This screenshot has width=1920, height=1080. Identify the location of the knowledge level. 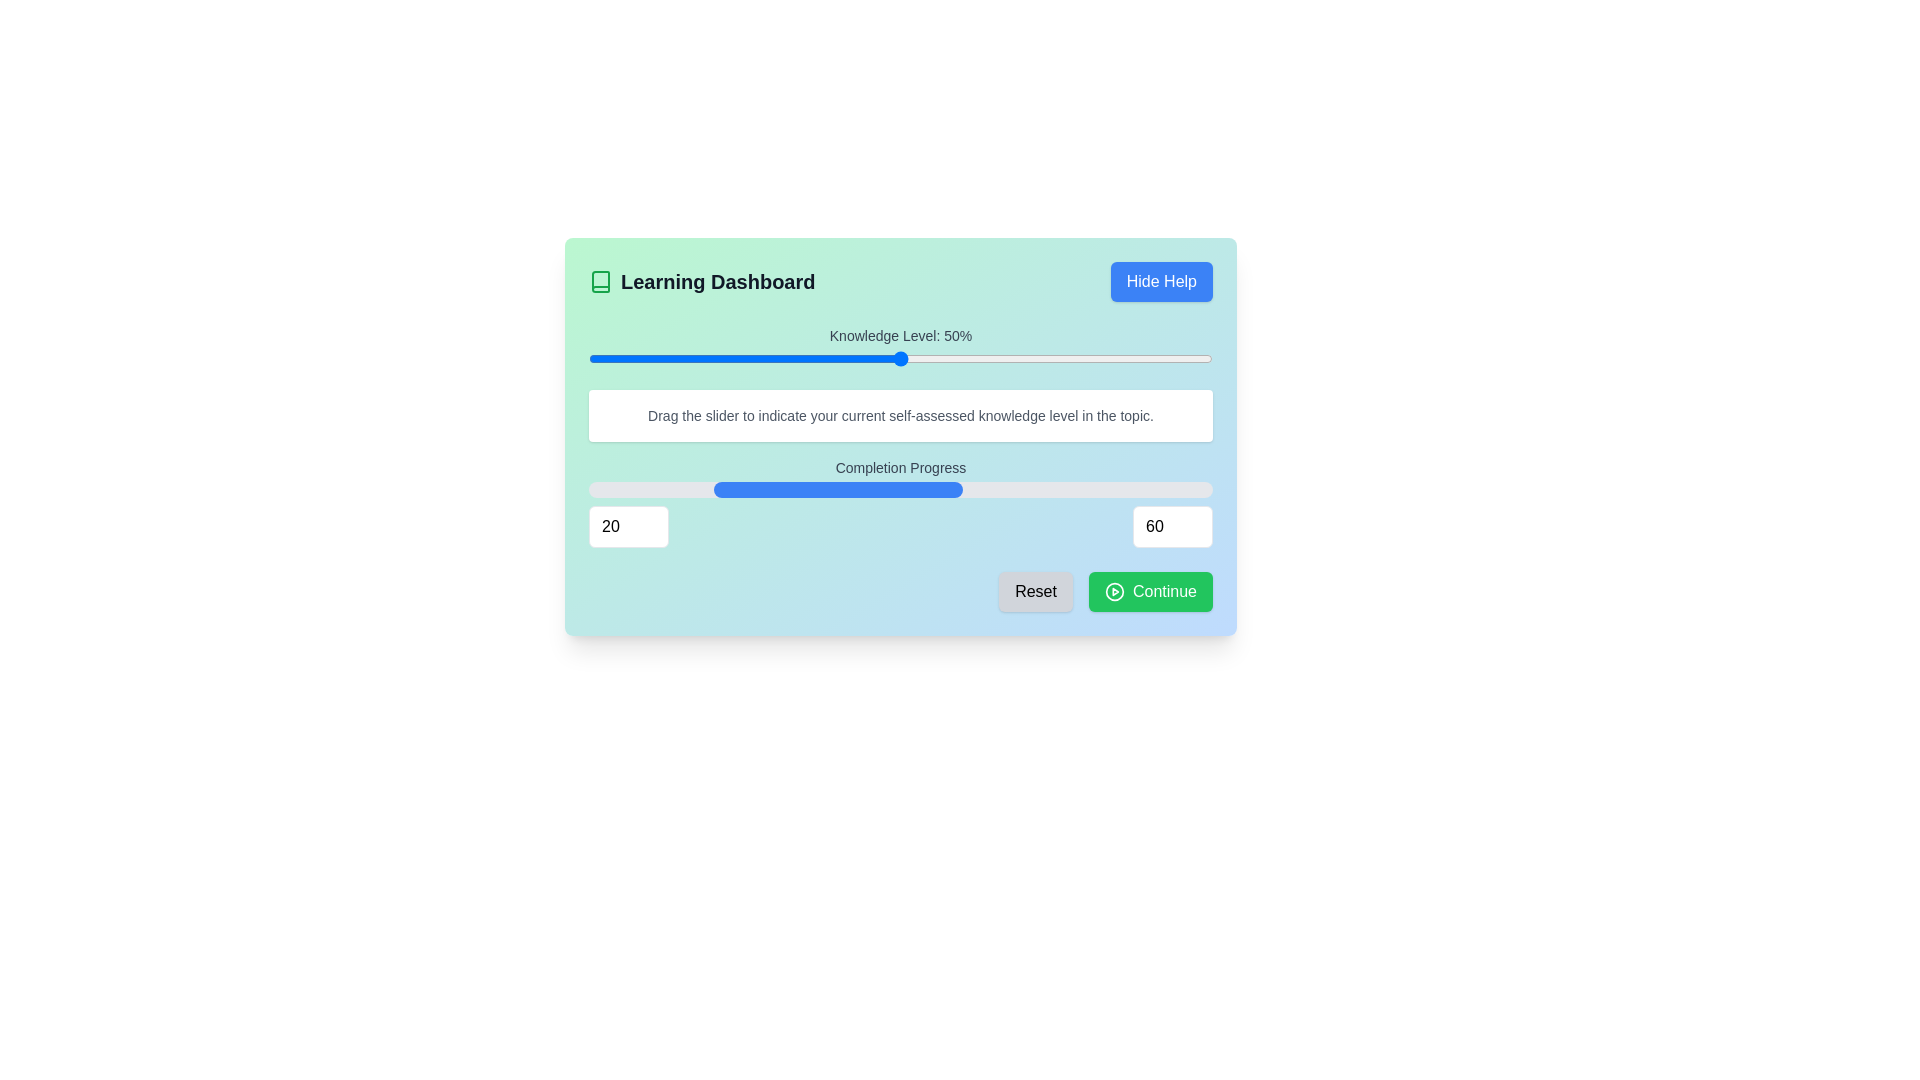
(1175, 357).